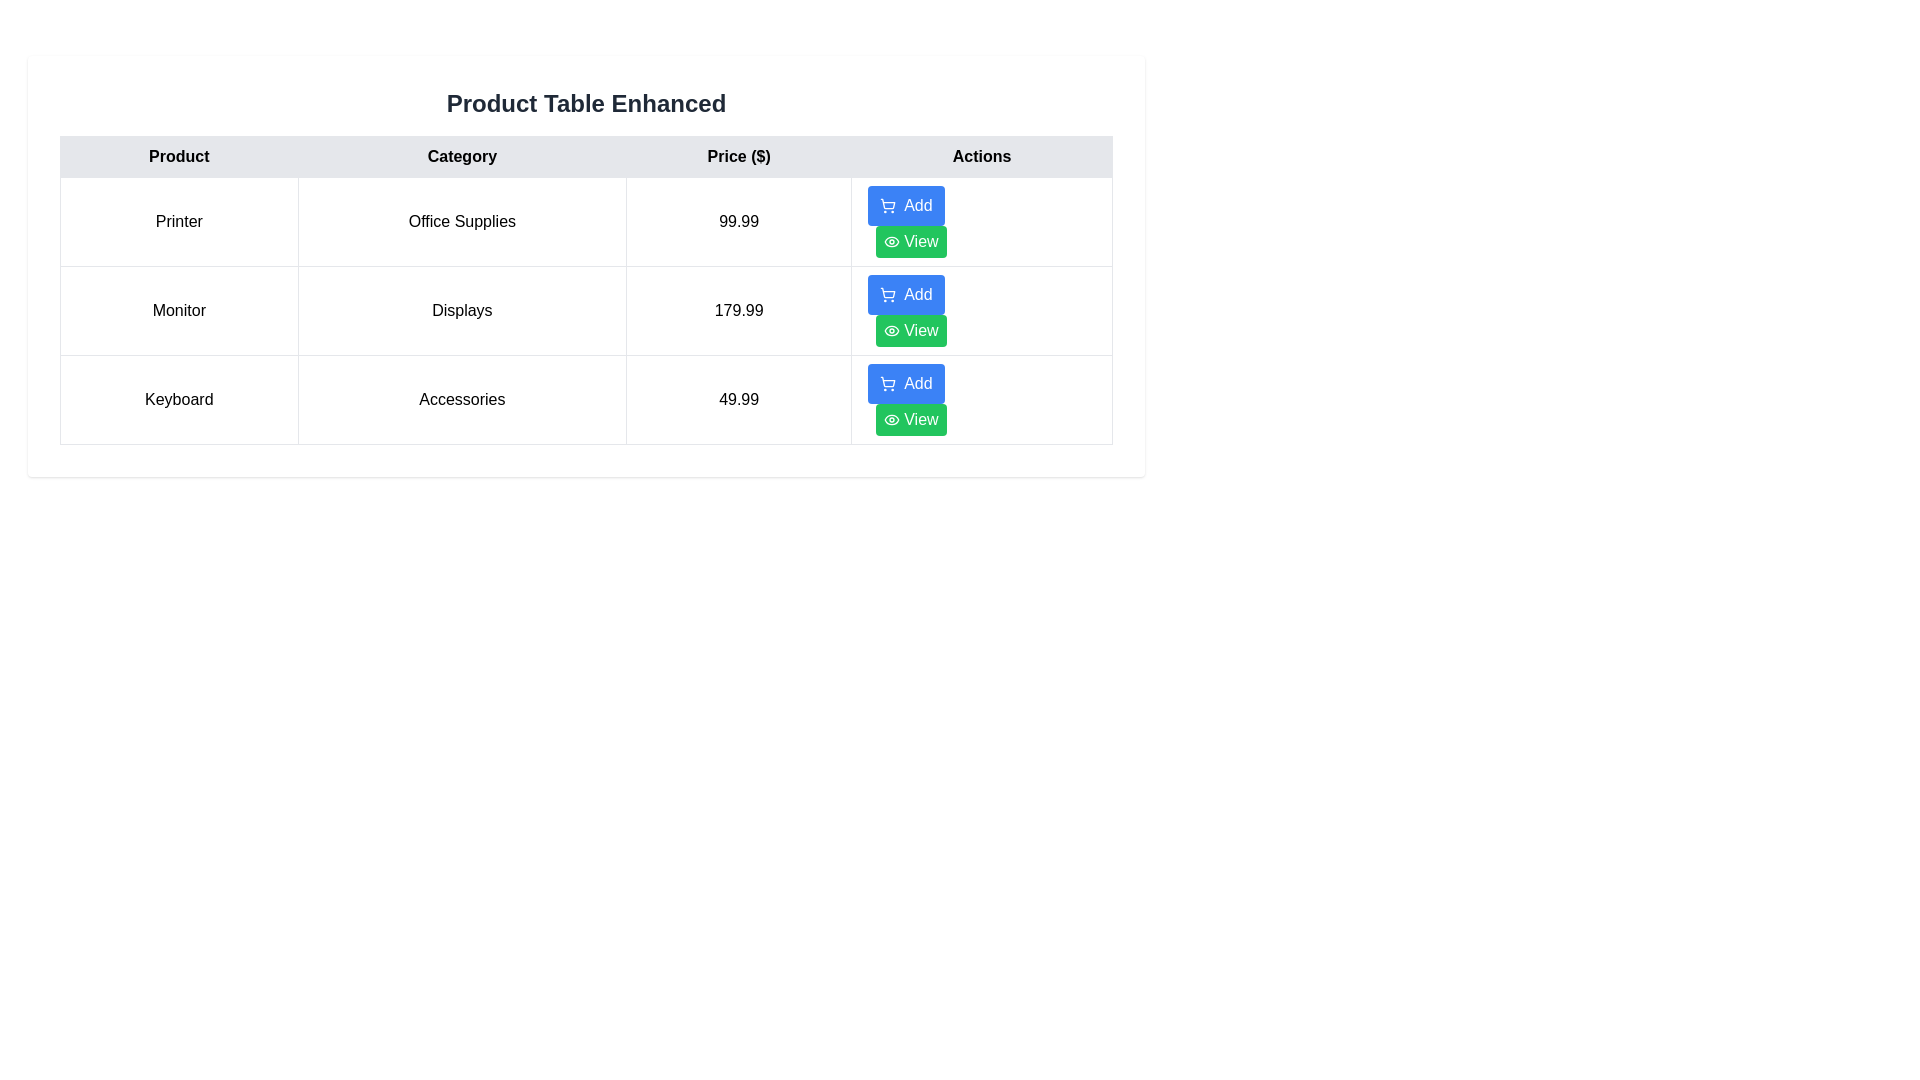  I want to click on the shopping cart icon within the blue 'Add' button located in the top row of the 'Actions' column of the table, so click(887, 205).